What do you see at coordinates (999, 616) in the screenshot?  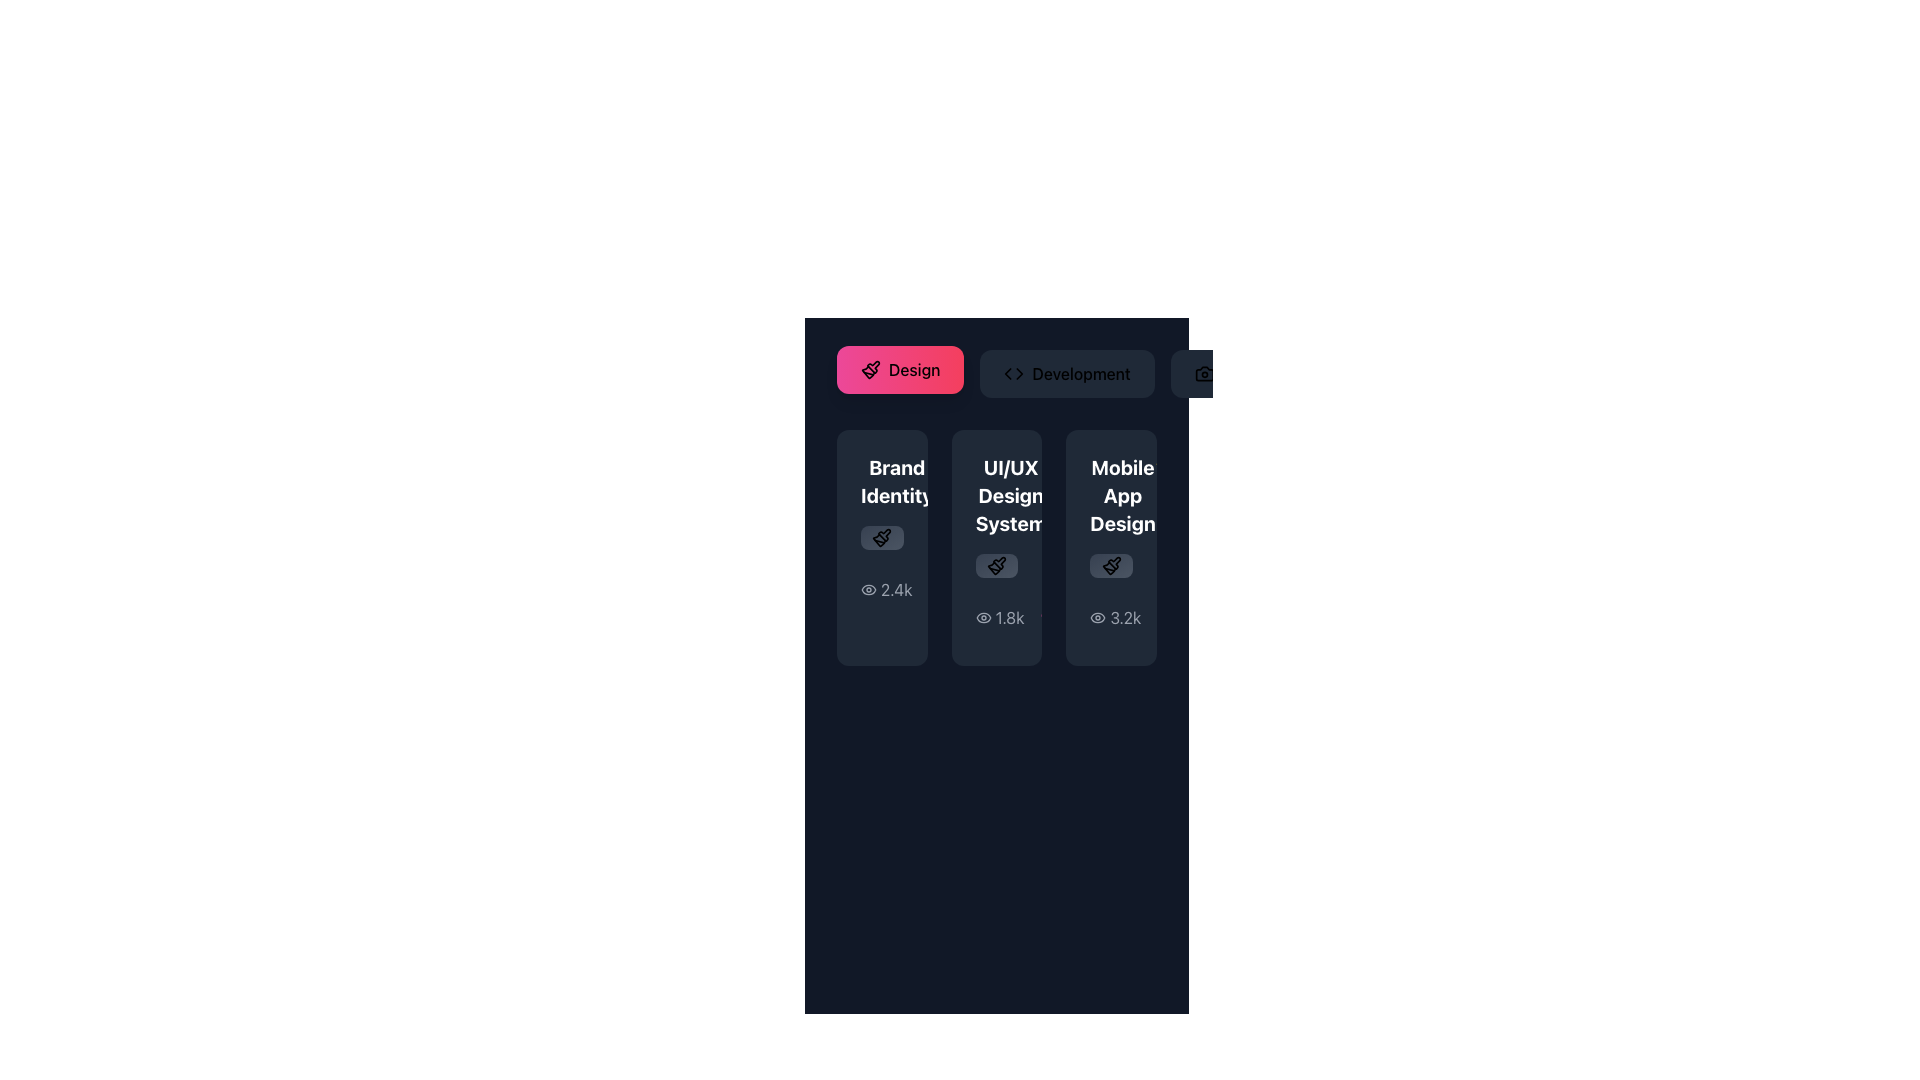 I see `the eye icon adjacent to the view count text in the second column of the vertical card layout` at bounding box center [999, 616].